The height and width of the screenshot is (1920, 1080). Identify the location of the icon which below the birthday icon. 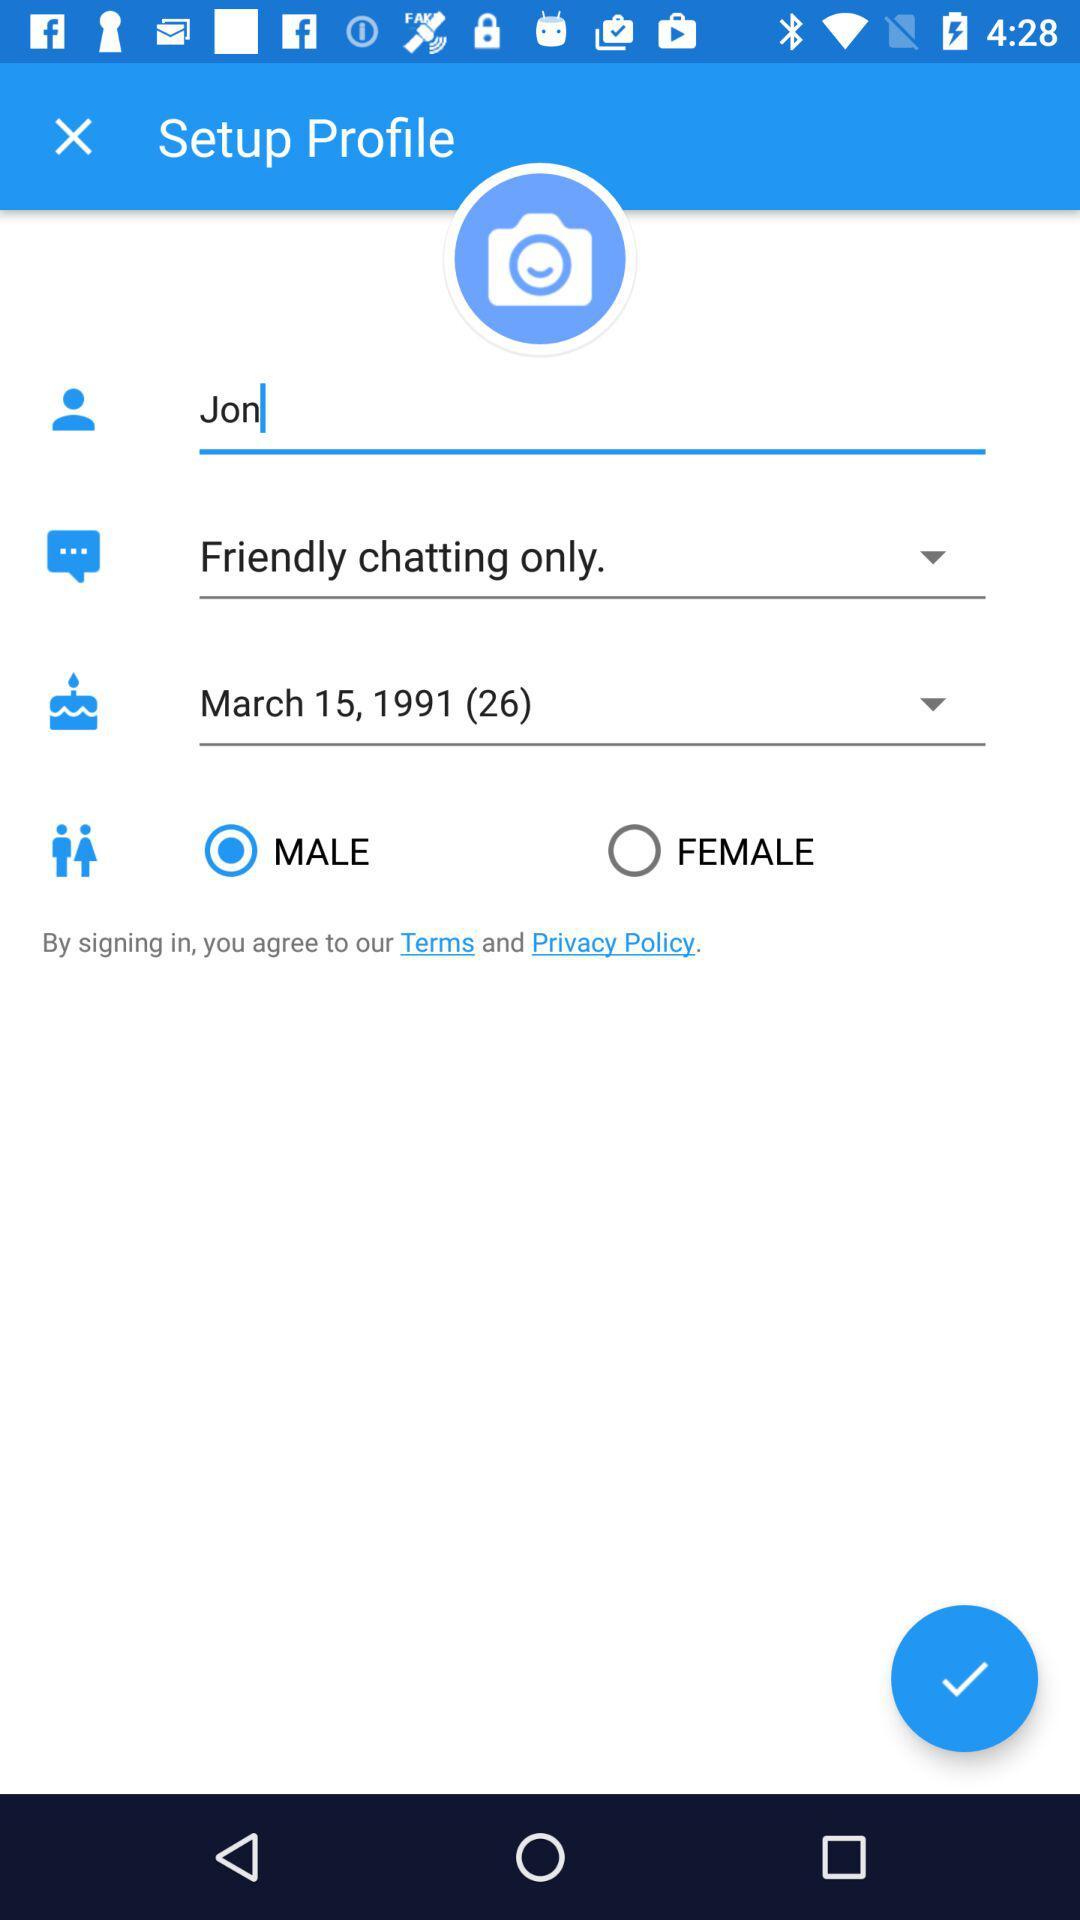
(72, 850).